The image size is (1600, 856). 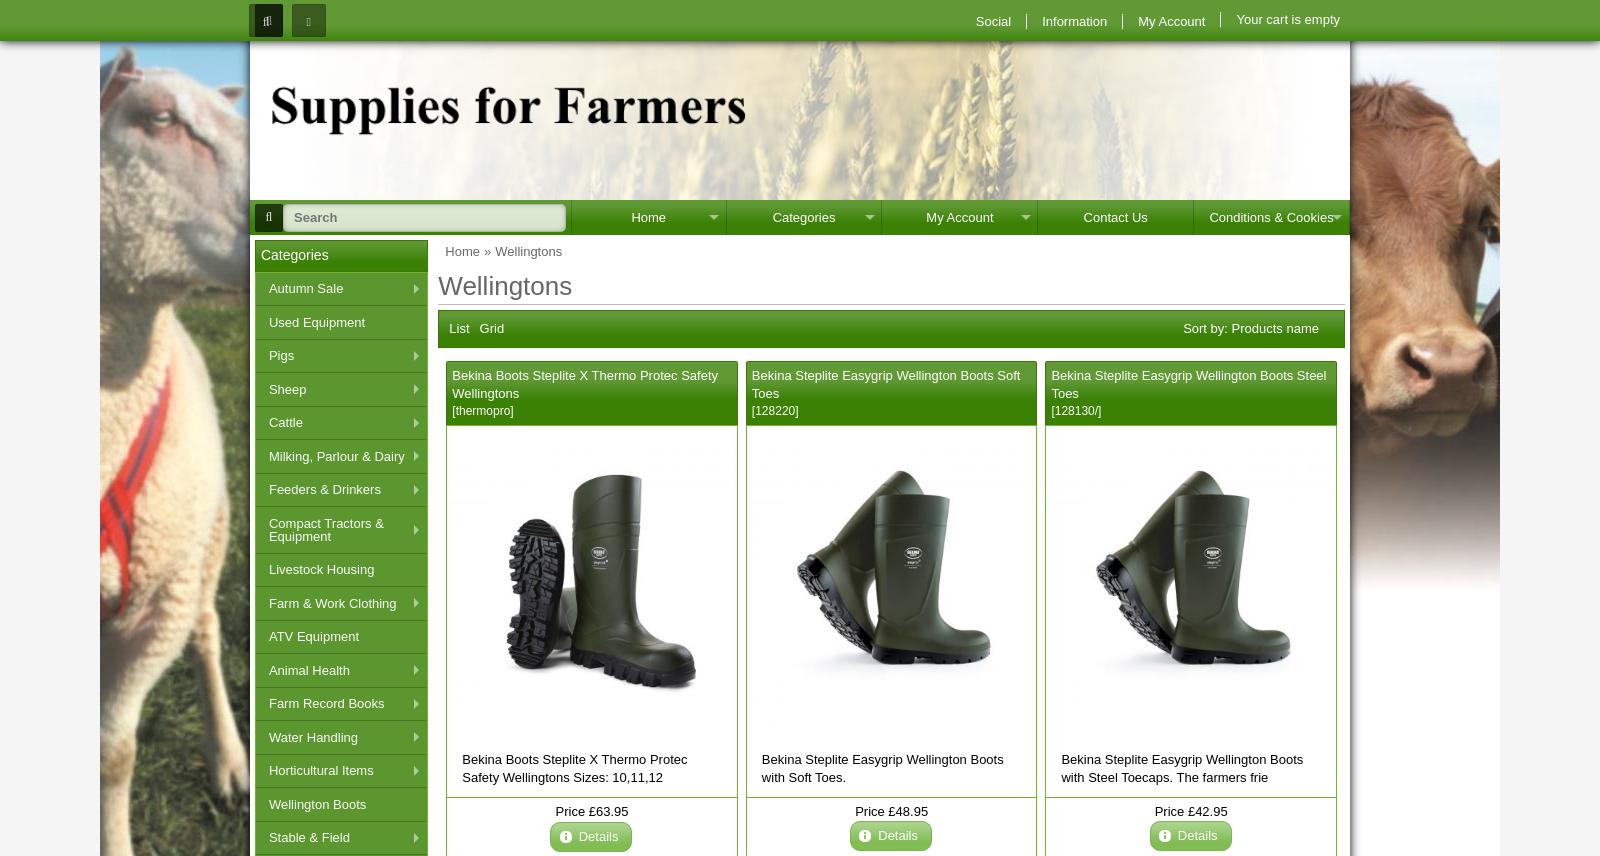 I want to click on 'Milking, Parlour & Dairy', so click(x=336, y=455).